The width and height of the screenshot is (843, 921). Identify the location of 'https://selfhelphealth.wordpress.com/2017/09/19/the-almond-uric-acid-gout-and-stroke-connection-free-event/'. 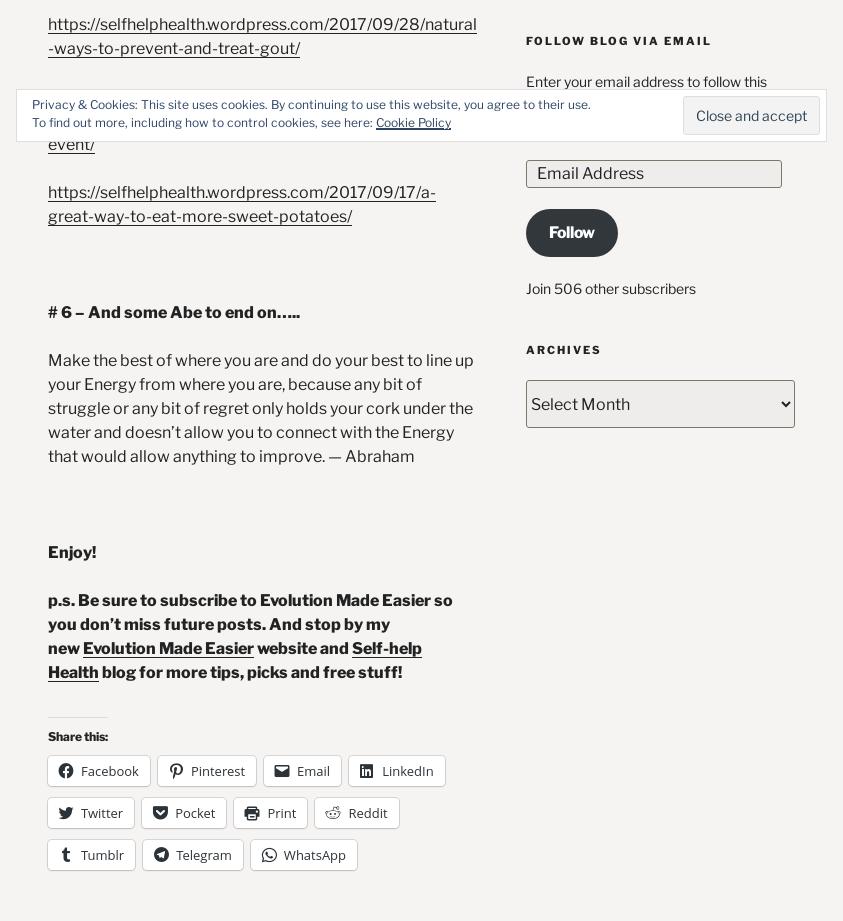
(46, 119).